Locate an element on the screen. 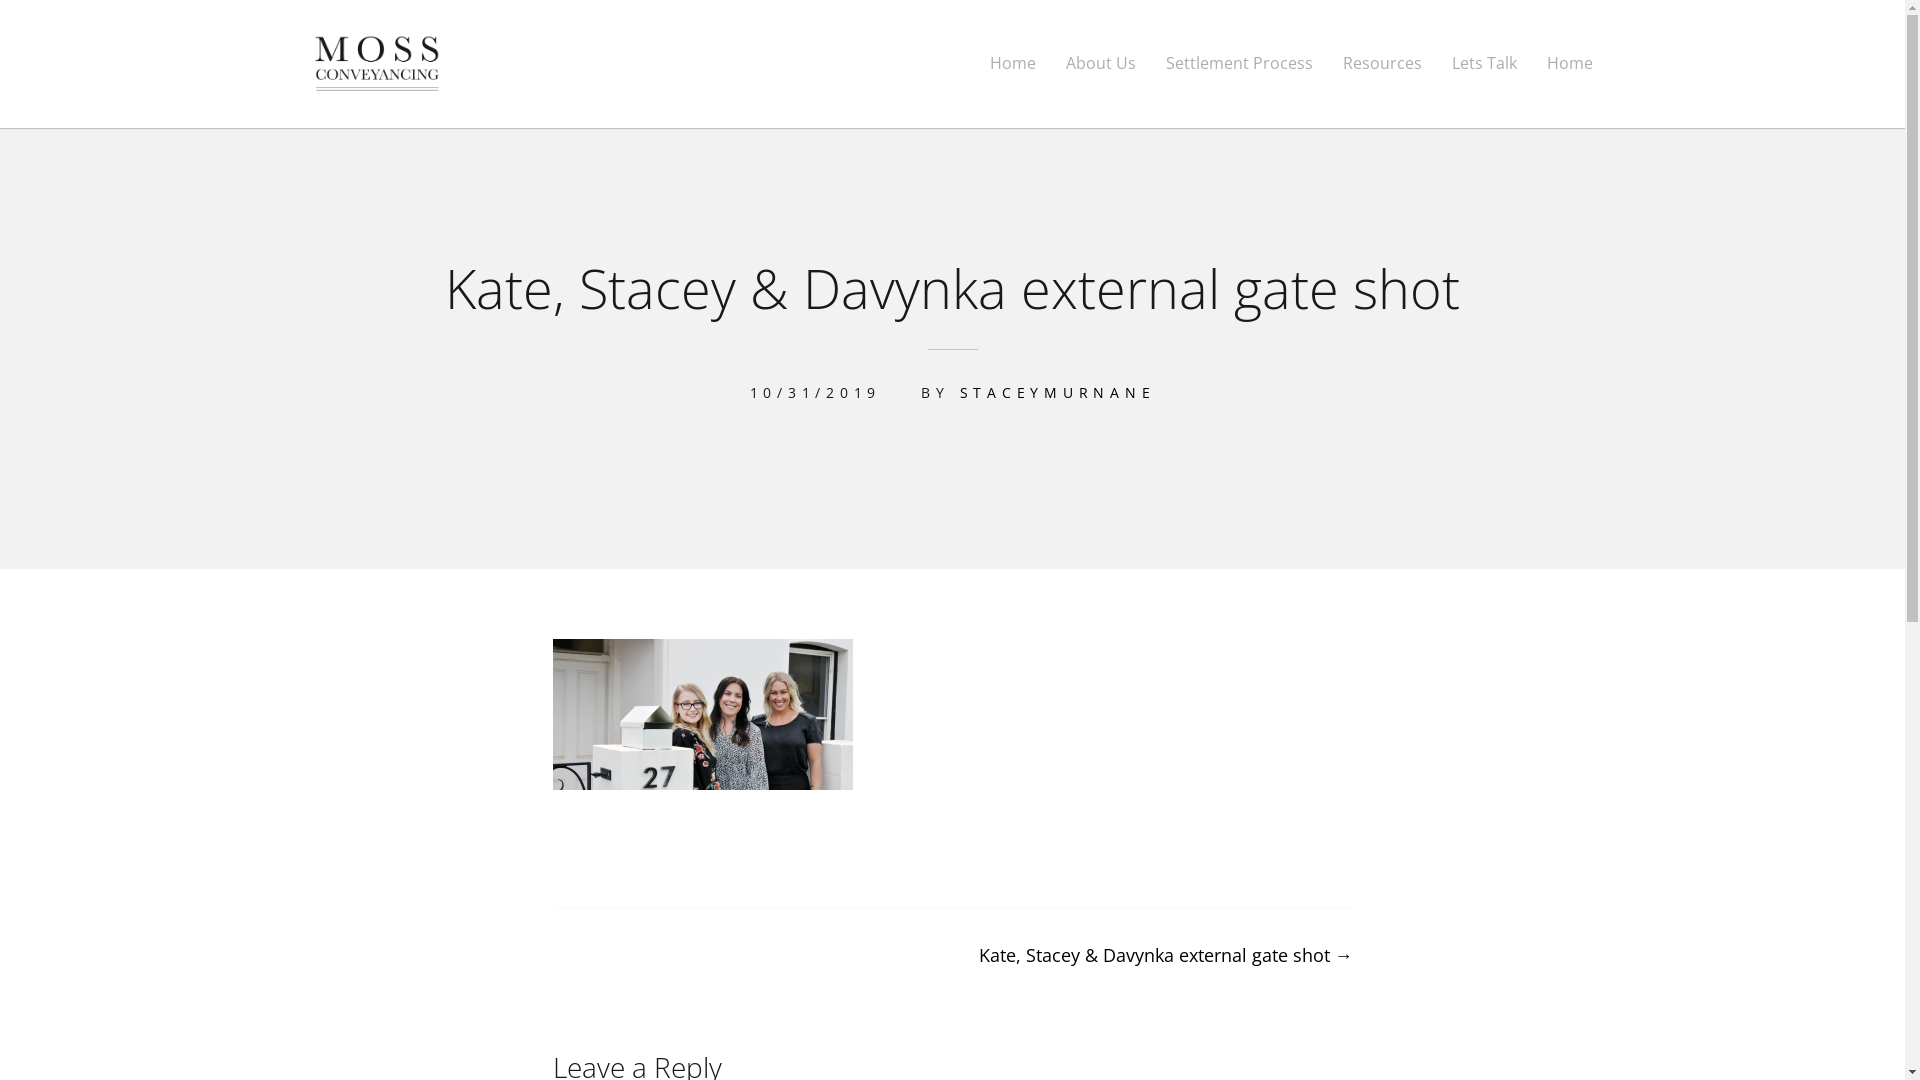 The width and height of the screenshot is (1920, 1080). 'Home' is located at coordinates (1012, 62).